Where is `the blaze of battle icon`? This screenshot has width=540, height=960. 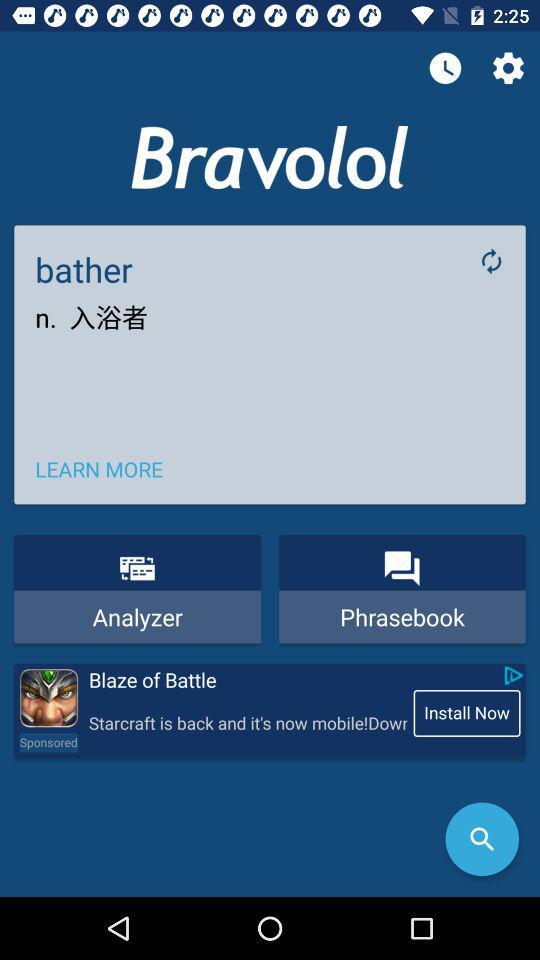 the blaze of battle icon is located at coordinates (246, 680).